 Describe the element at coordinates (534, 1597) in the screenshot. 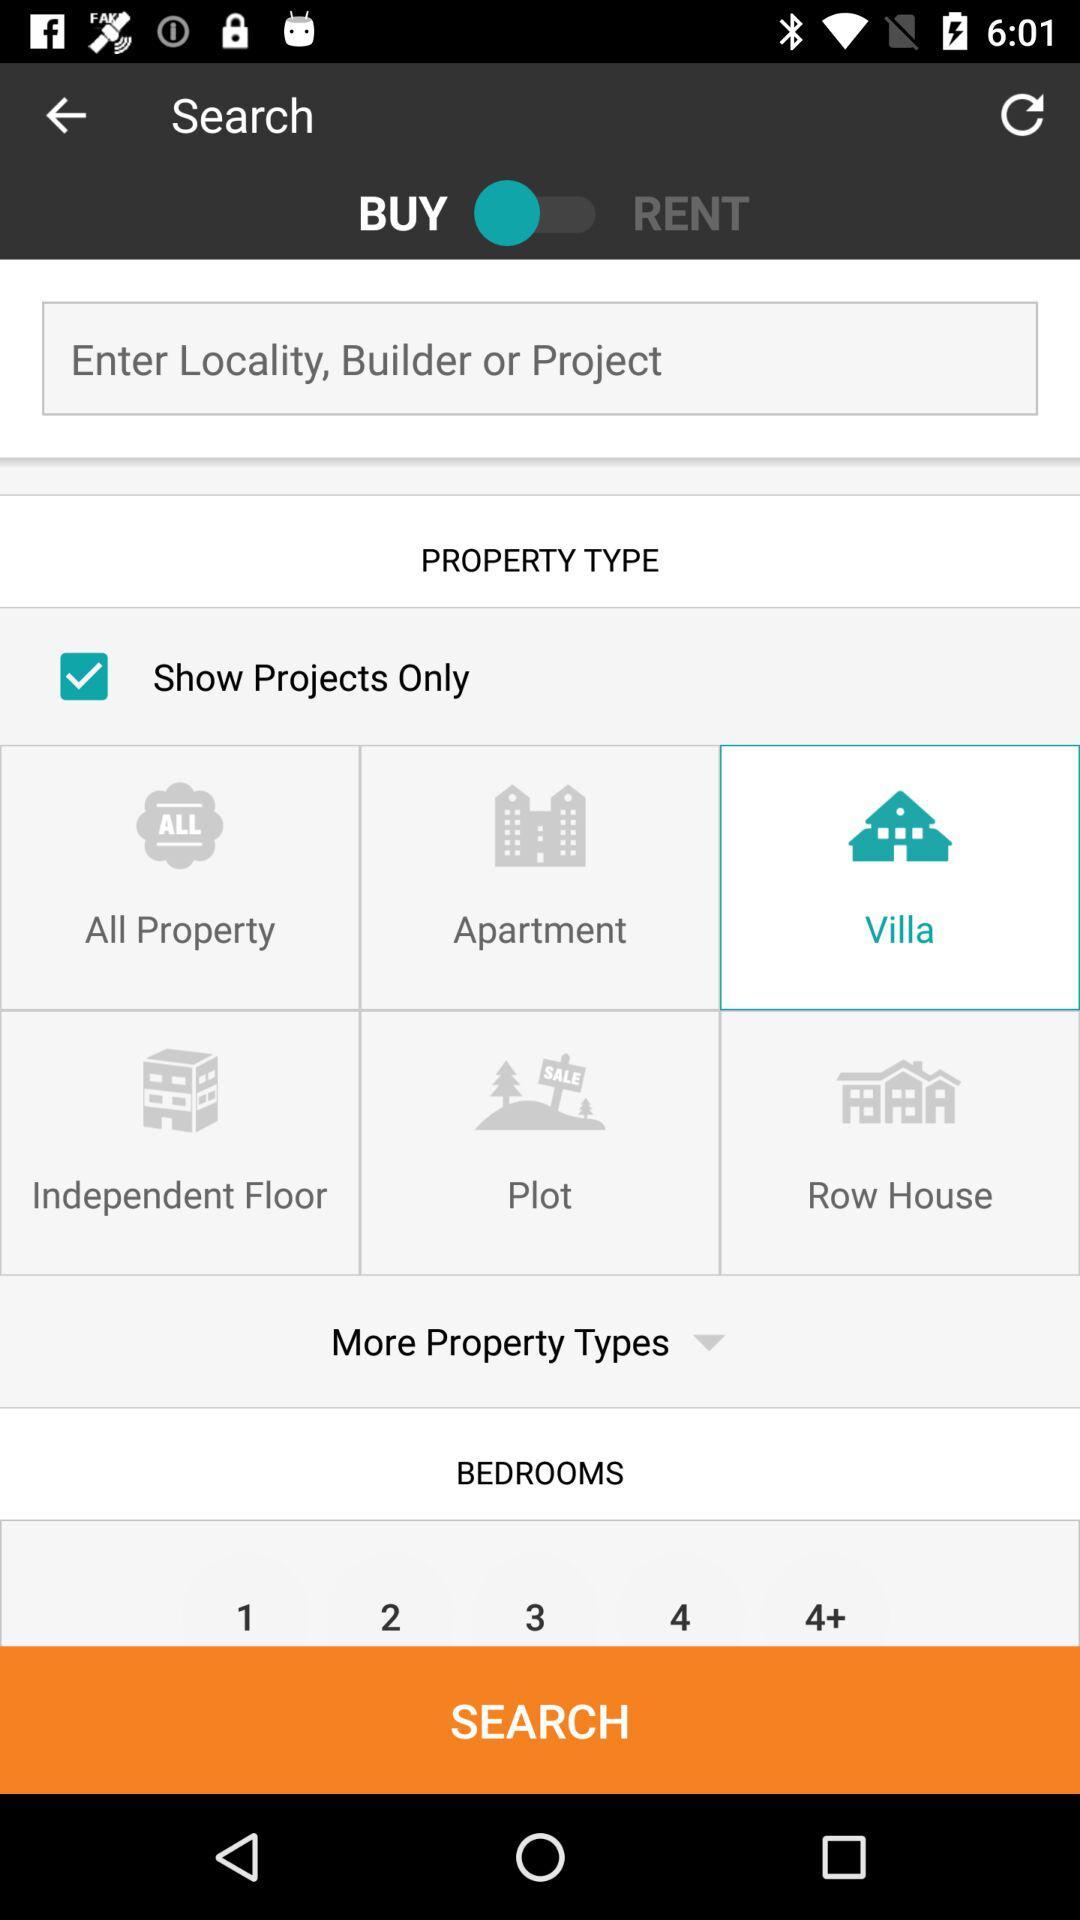

I see `the icon to the left of 4` at that location.